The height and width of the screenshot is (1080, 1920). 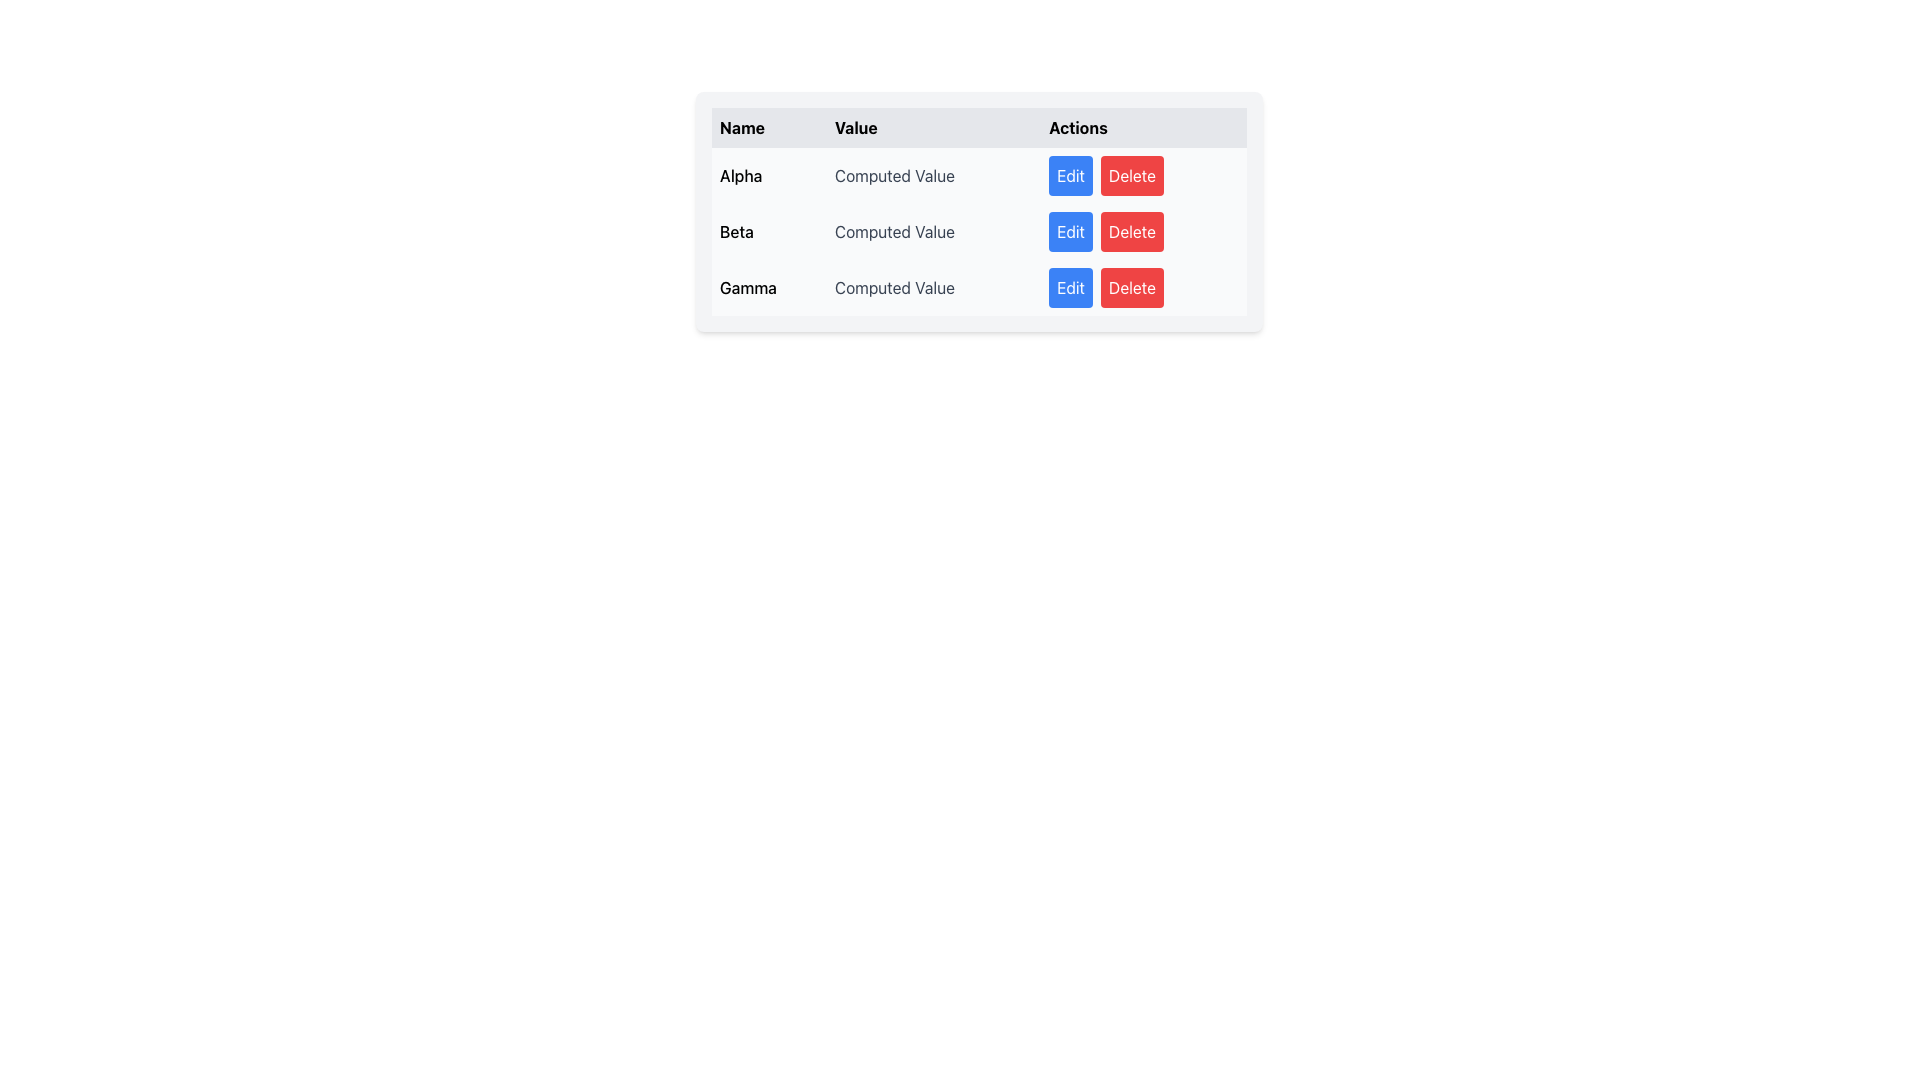 What do you see at coordinates (1069, 230) in the screenshot?
I see `the blue button labeled 'Edit' in the 'Actions' column of the second row of the table for navigation` at bounding box center [1069, 230].